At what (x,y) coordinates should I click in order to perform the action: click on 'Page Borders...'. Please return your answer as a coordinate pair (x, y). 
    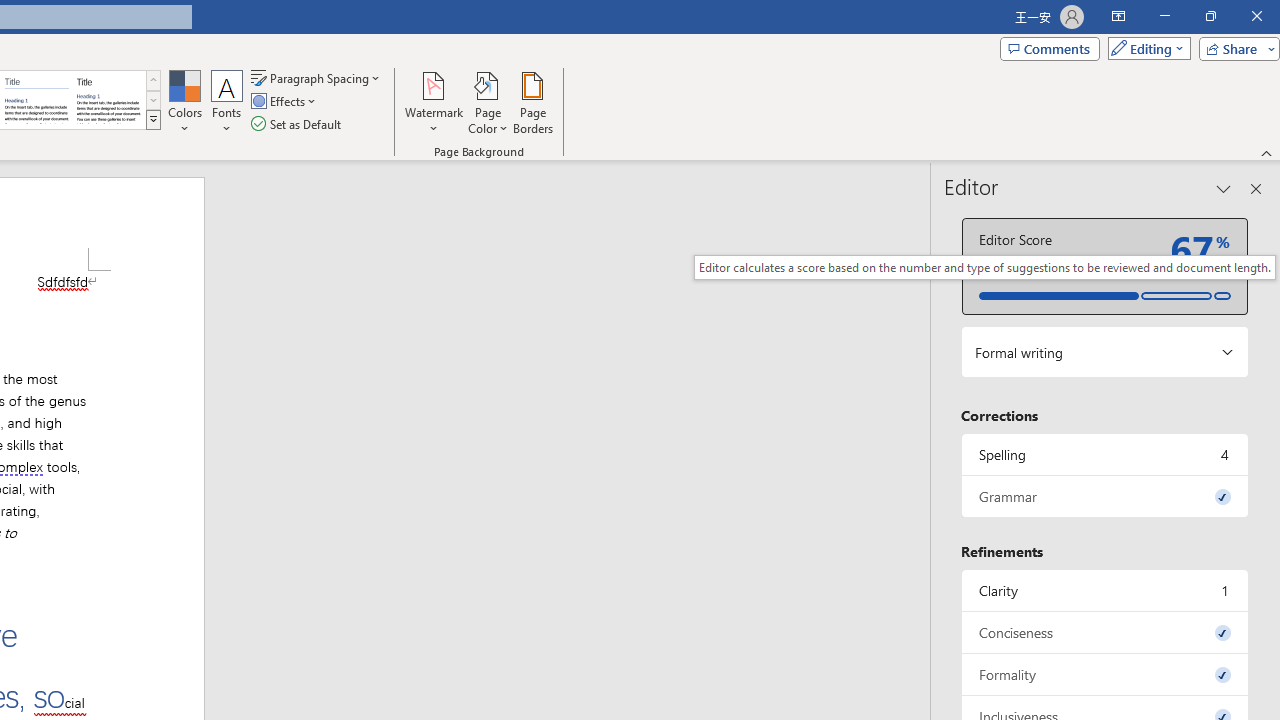
    Looking at the image, I should click on (533, 103).